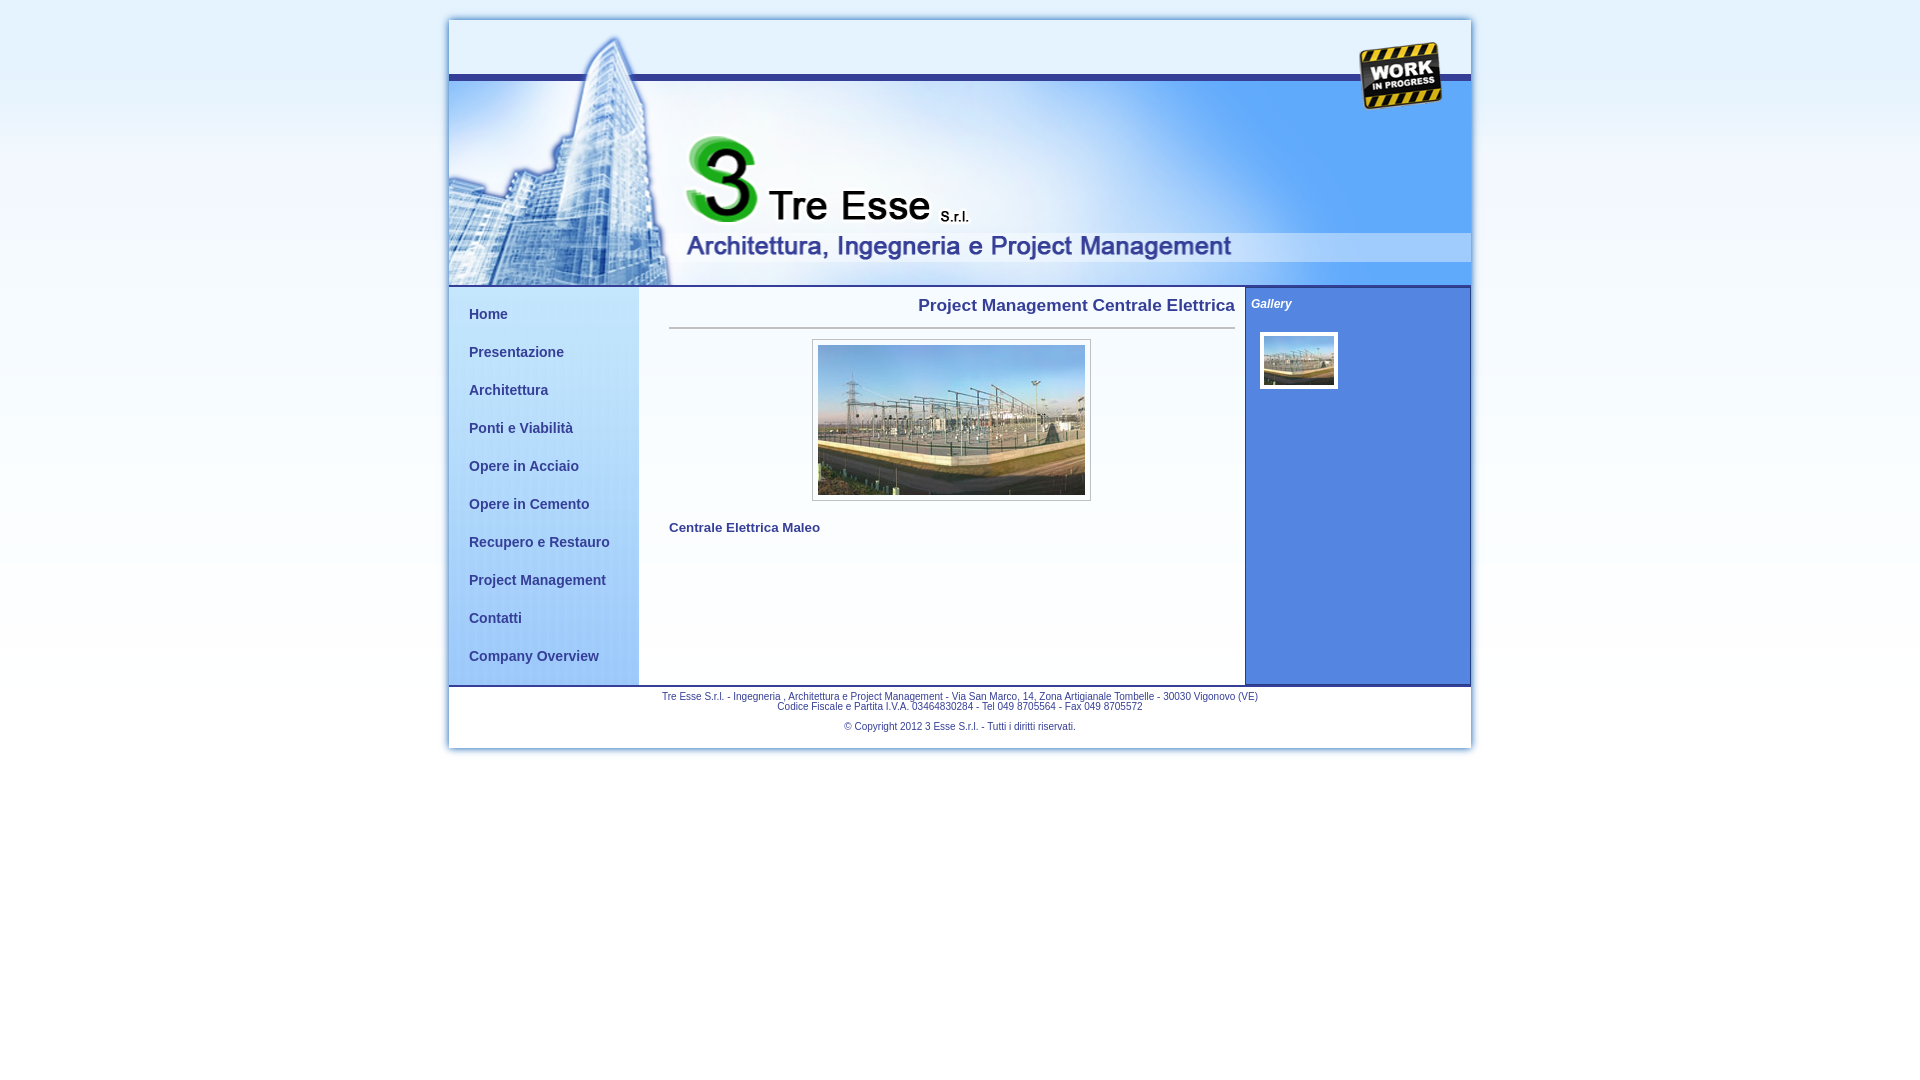 This screenshot has height=1080, width=1920. What do you see at coordinates (537, 579) in the screenshot?
I see `'Project Management'` at bounding box center [537, 579].